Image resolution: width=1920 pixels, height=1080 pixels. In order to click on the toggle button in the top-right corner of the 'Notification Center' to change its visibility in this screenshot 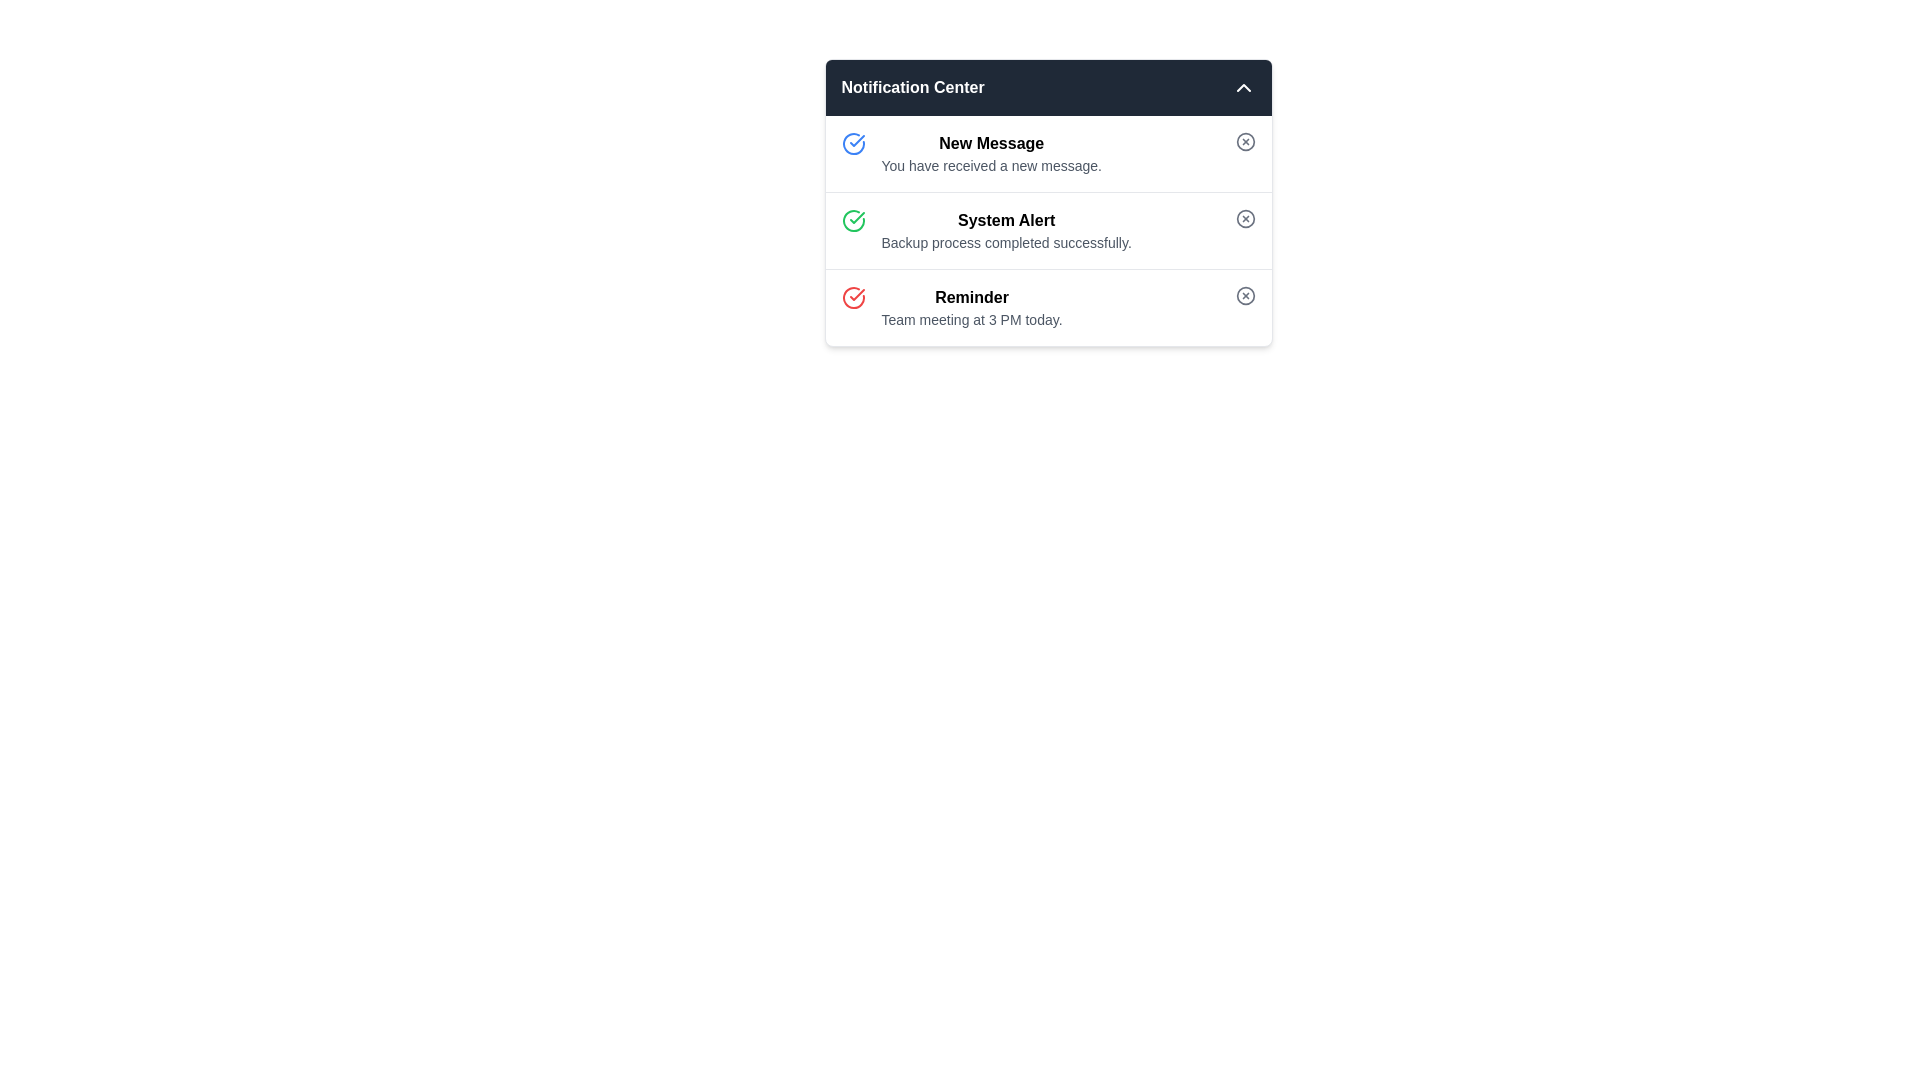, I will do `click(1242, 87)`.